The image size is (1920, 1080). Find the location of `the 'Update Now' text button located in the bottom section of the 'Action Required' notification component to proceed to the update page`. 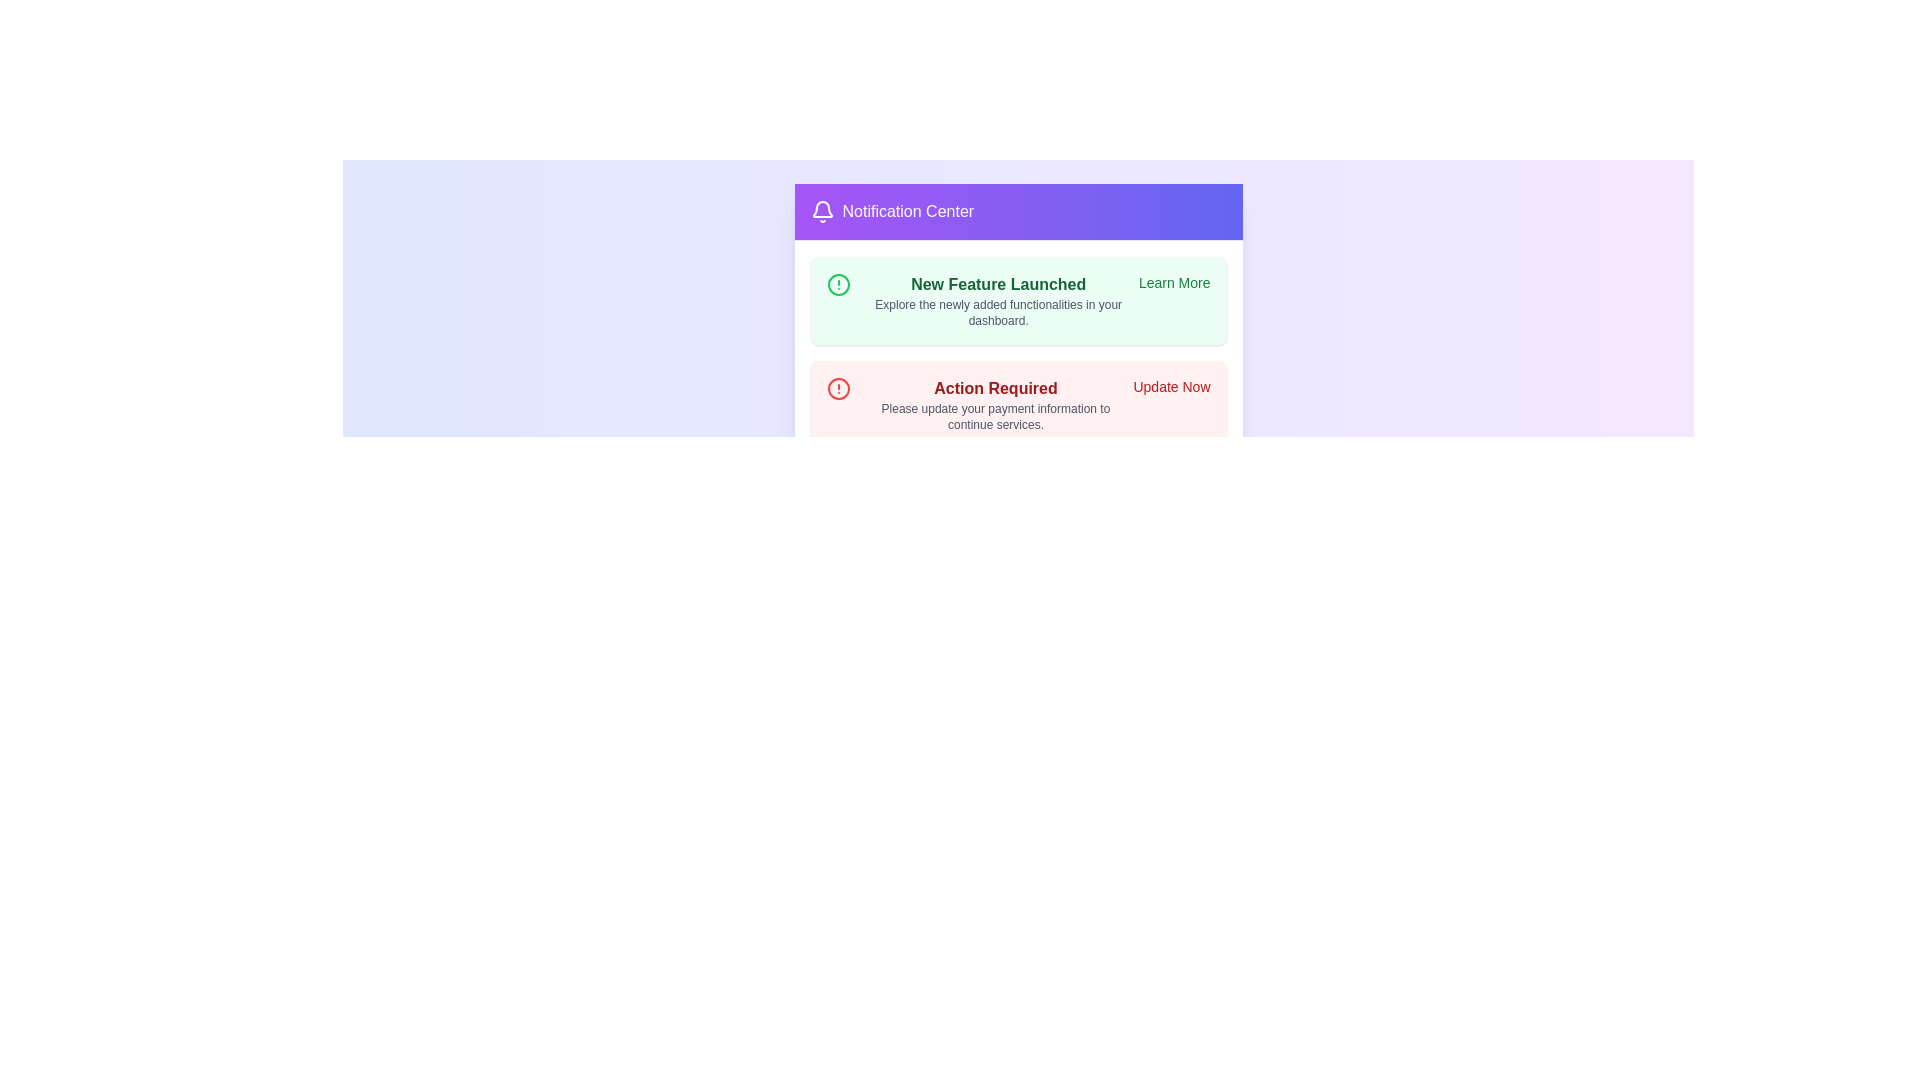

the 'Update Now' text button located in the bottom section of the 'Action Required' notification component to proceed to the update page is located at coordinates (1171, 386).